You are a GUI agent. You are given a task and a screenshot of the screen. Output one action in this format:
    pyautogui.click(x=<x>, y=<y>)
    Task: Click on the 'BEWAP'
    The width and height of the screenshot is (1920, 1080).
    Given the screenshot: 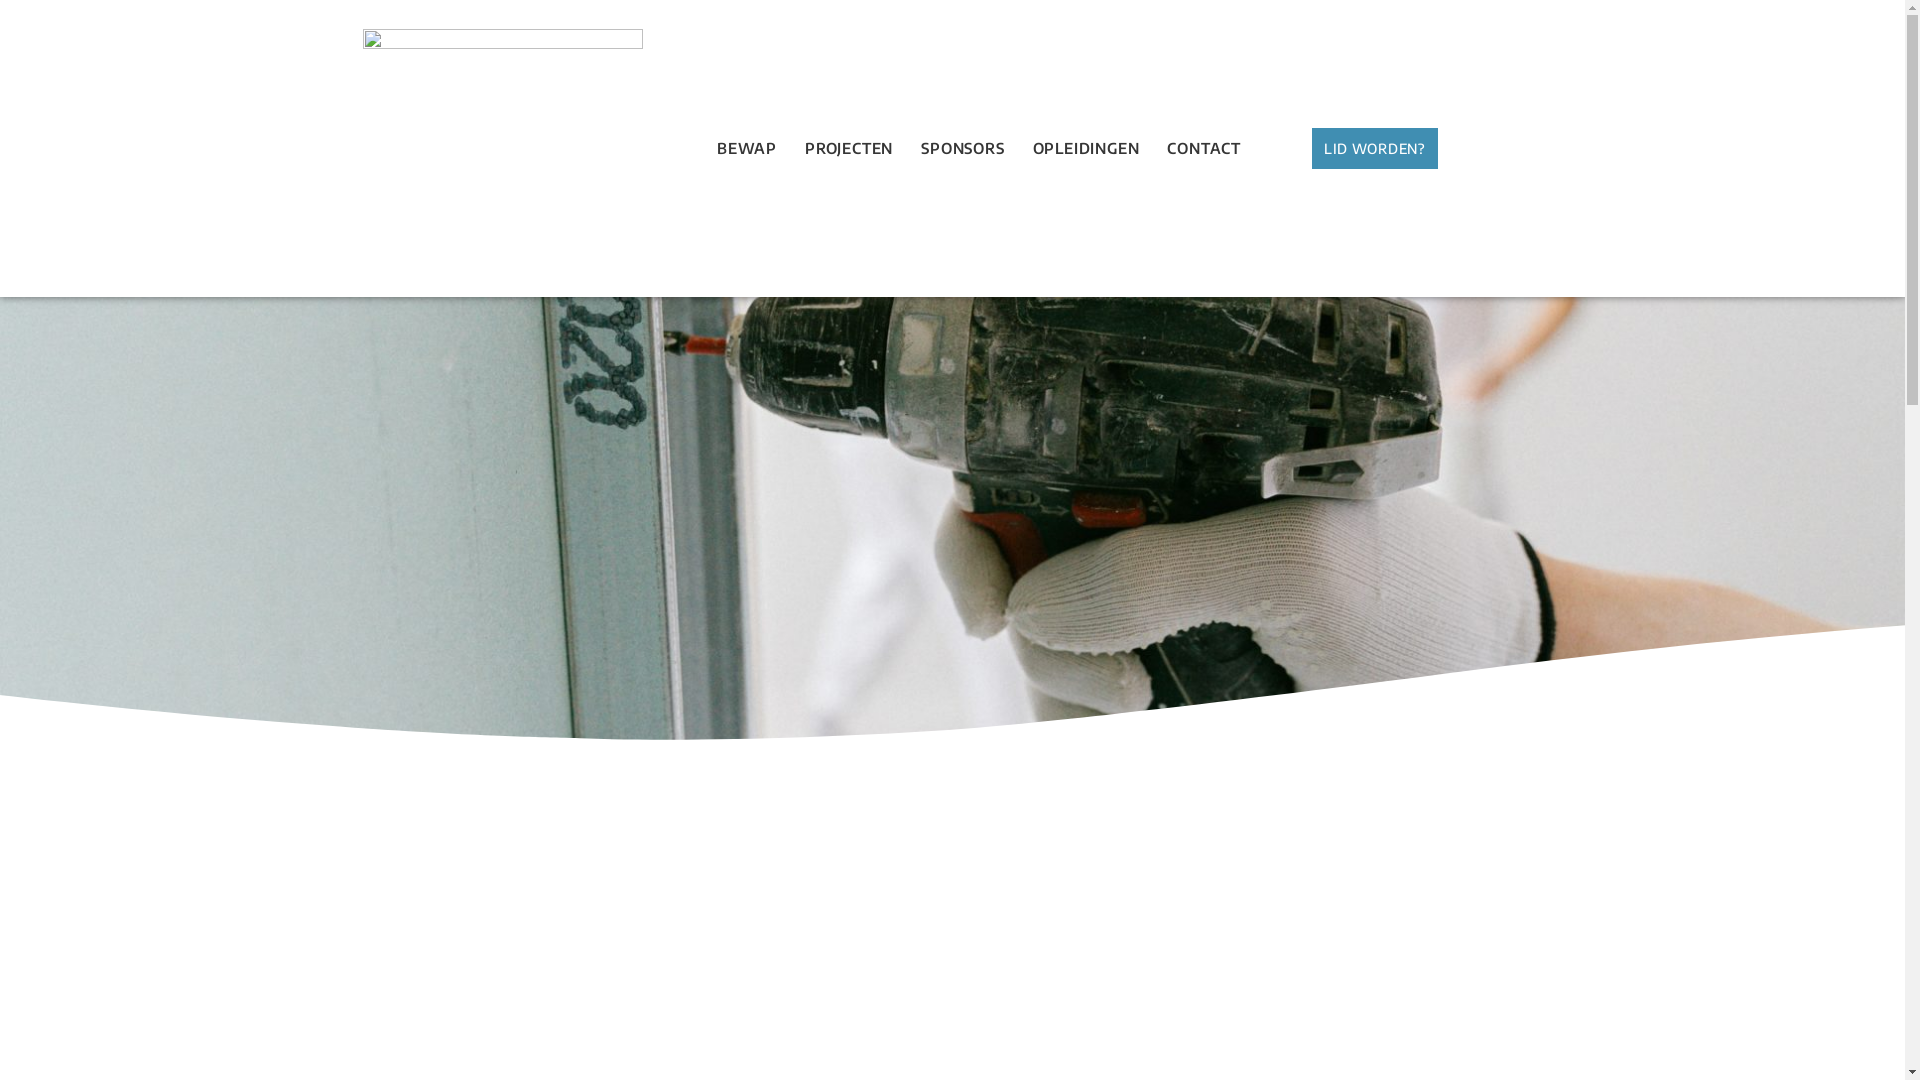 What is the action you would take?
    pyautogui.click(x=746, y=147)
    